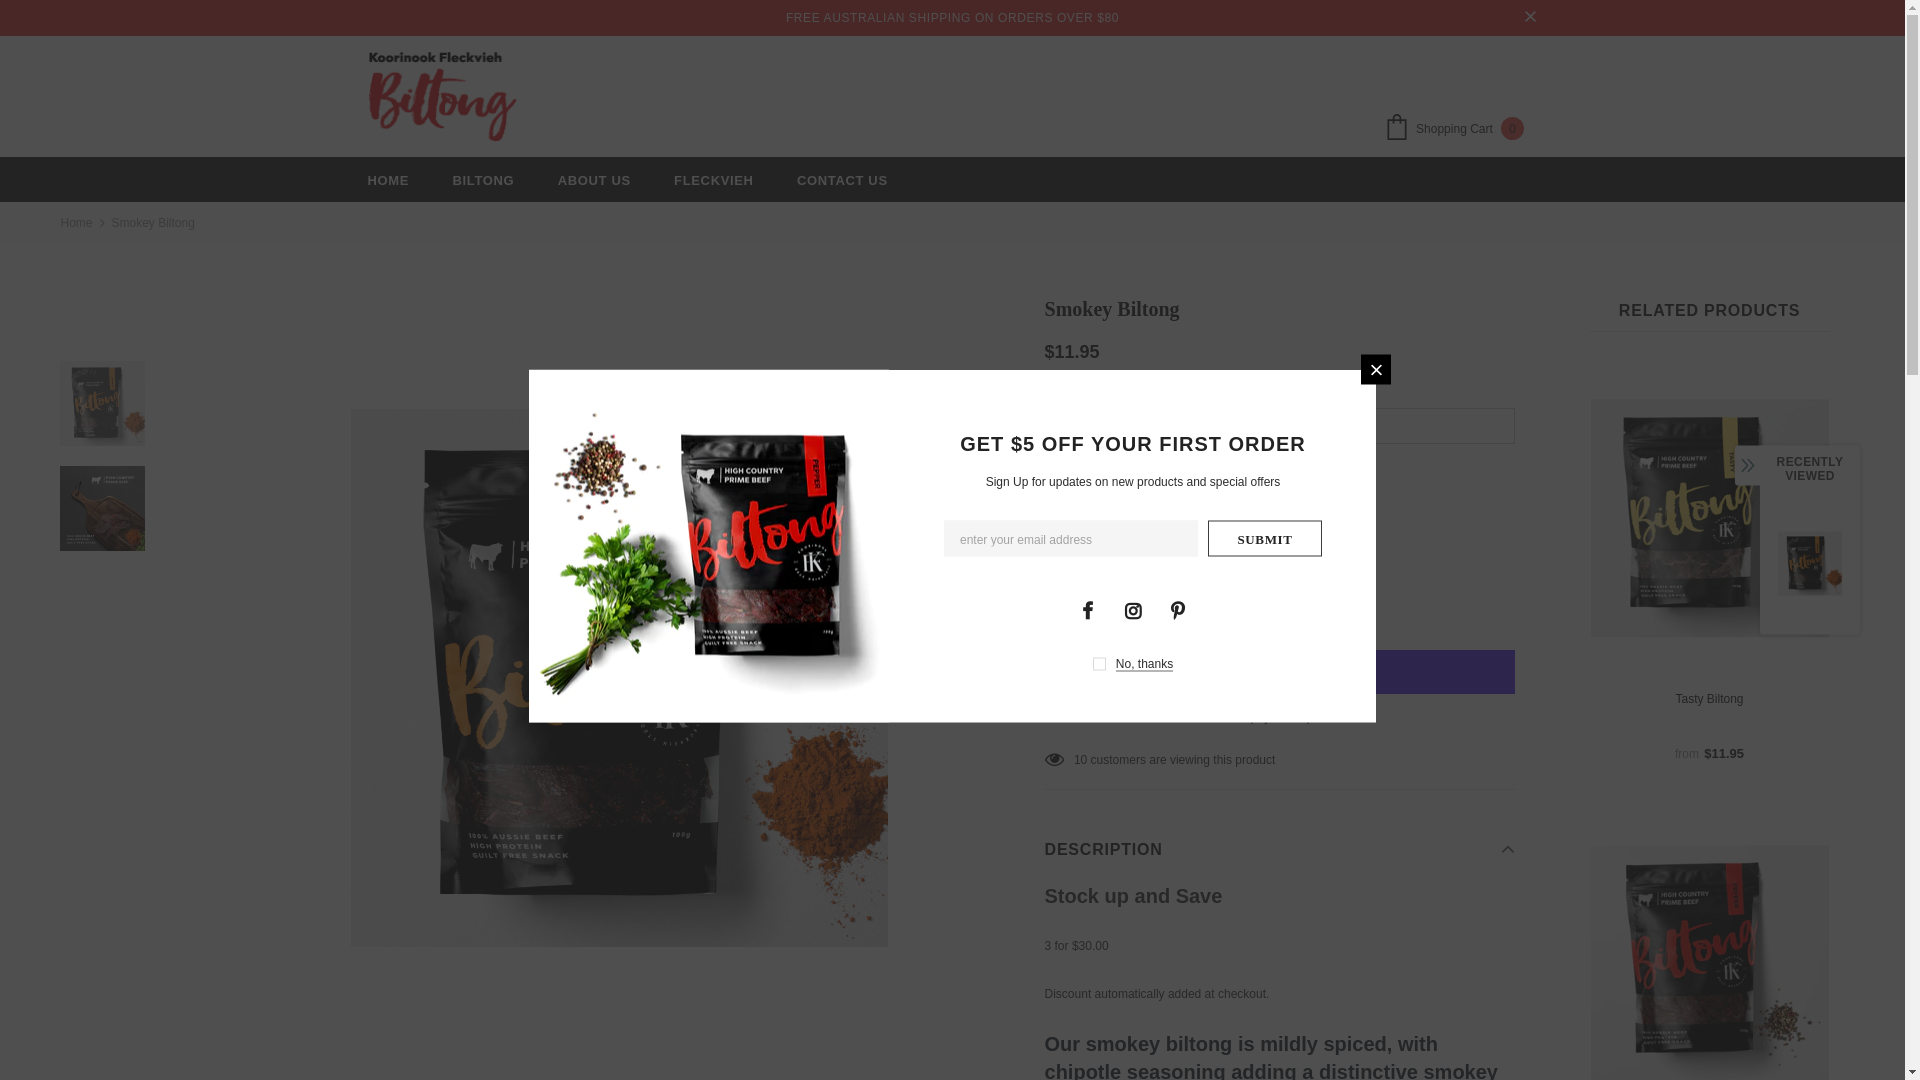 The width and height of the screenshot is (1920, 1080). What do you see at coordinates (1264, 536) in the screenshot?
I see `'Submit'` at bounding box center [1264, 536].